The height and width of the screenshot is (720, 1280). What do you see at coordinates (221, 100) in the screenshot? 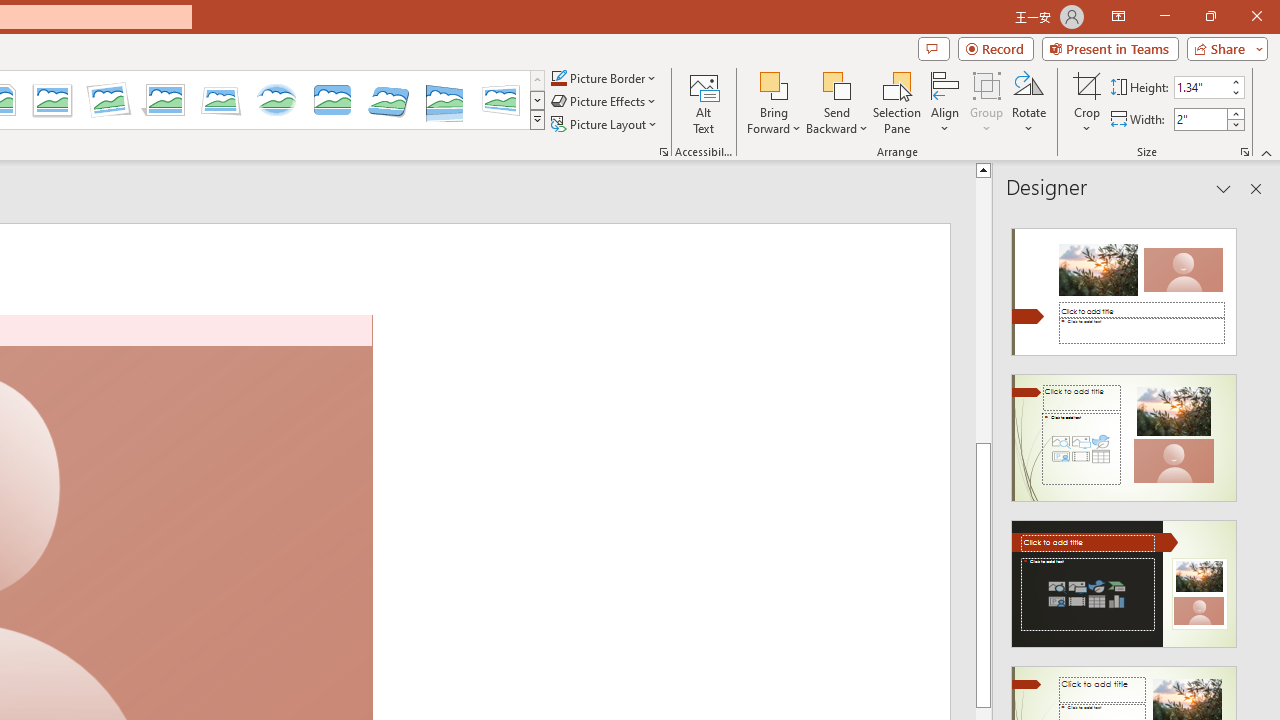
I see `'Relaxed Perspective, White'` at bounding box center [221, 100].